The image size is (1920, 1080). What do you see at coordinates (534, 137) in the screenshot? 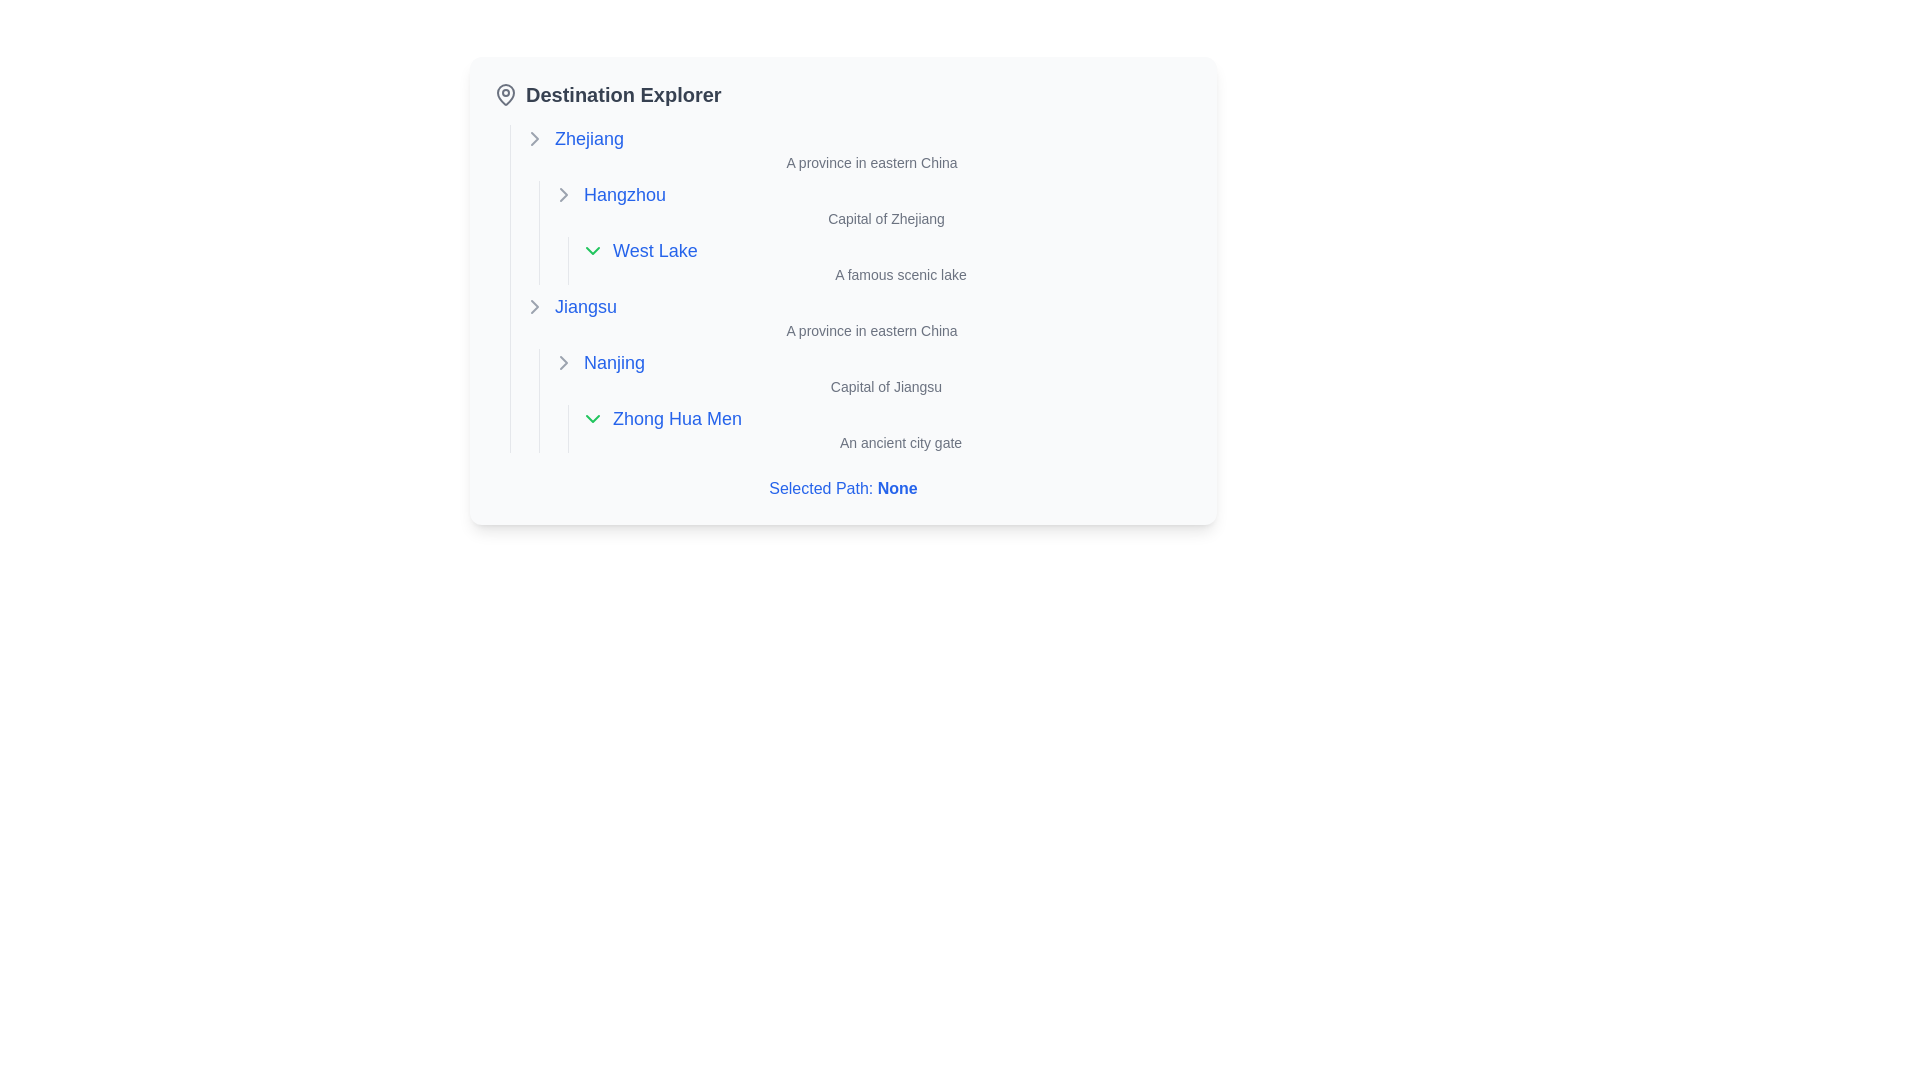
I see `the Chevron Icon next to the 'Zhejiang' label in the expandable list` at bounding box center [534, 137].